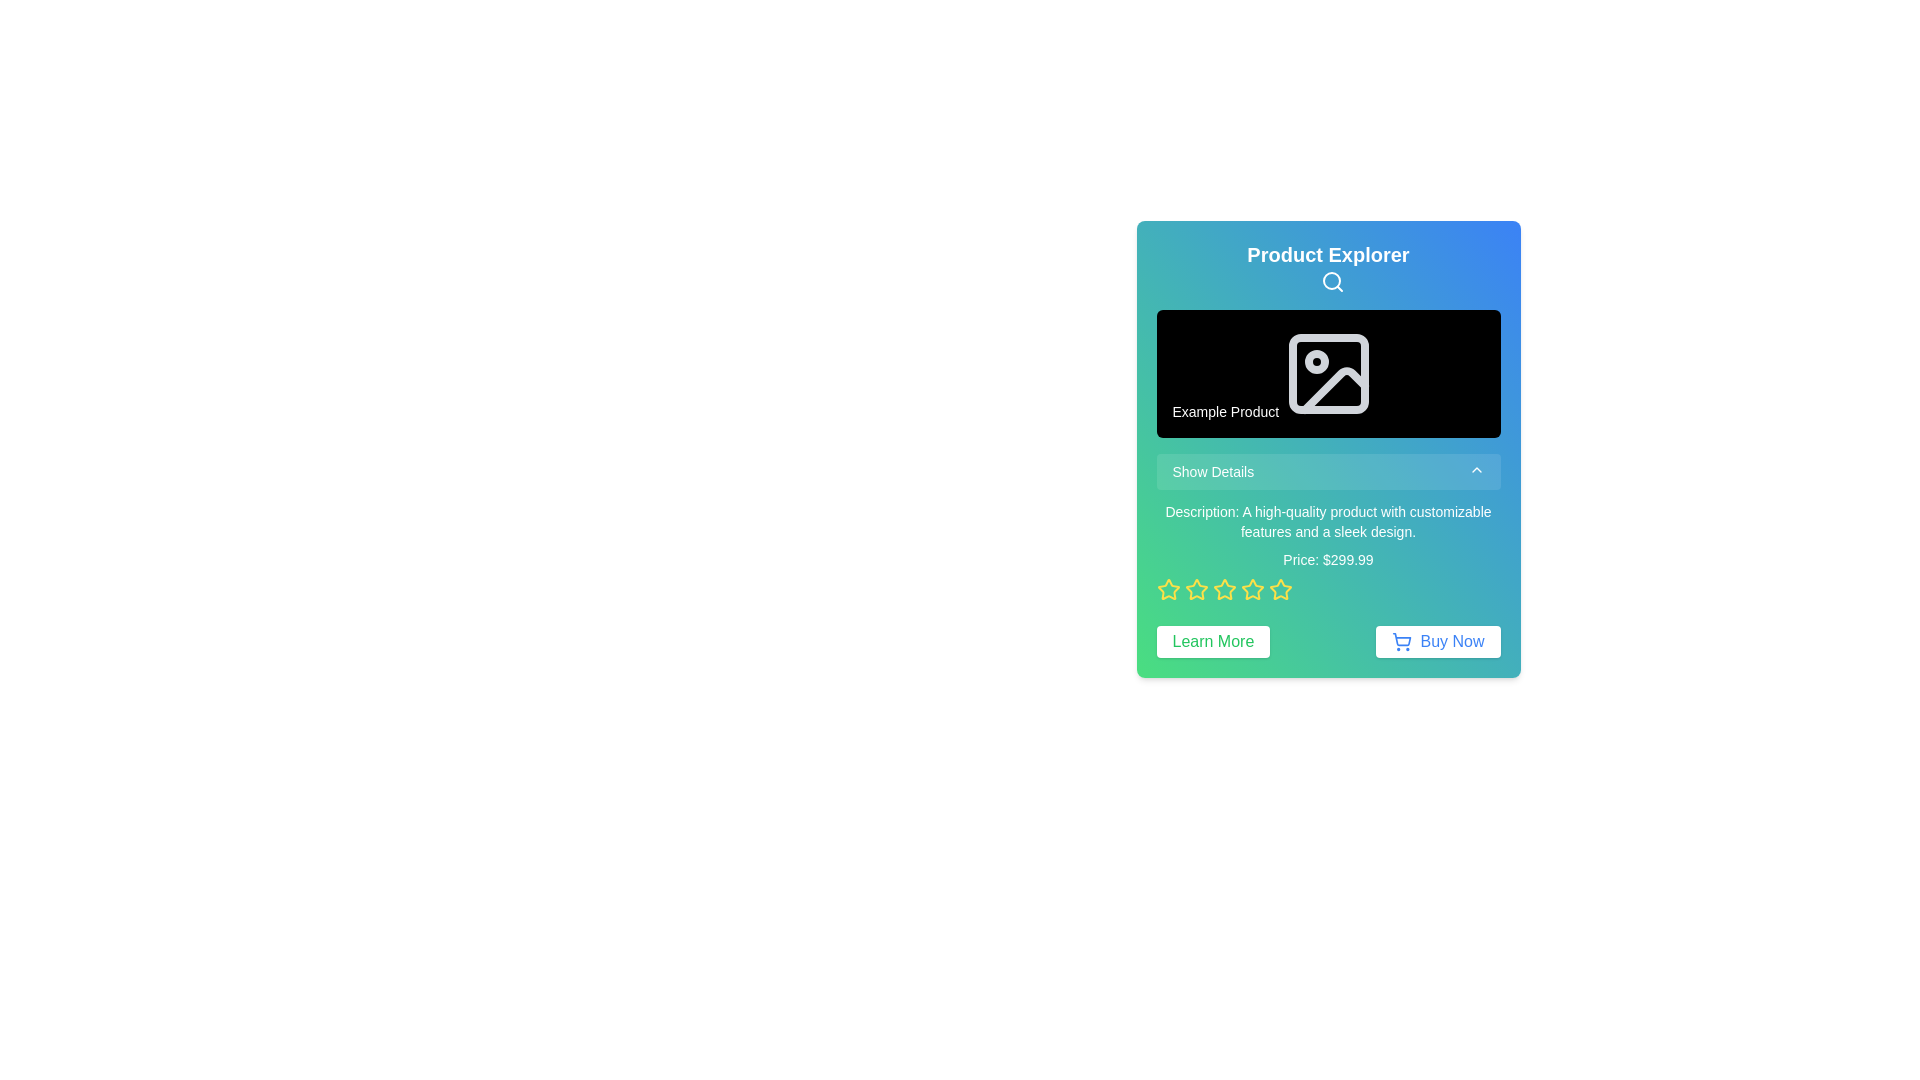 The width and height of the screenshot is (1920, 1080). I want to click on the downward-pointing chevron icon next to the 'Show Details' text to trigger the toggle action for collapsible content, so click(1476, 469).